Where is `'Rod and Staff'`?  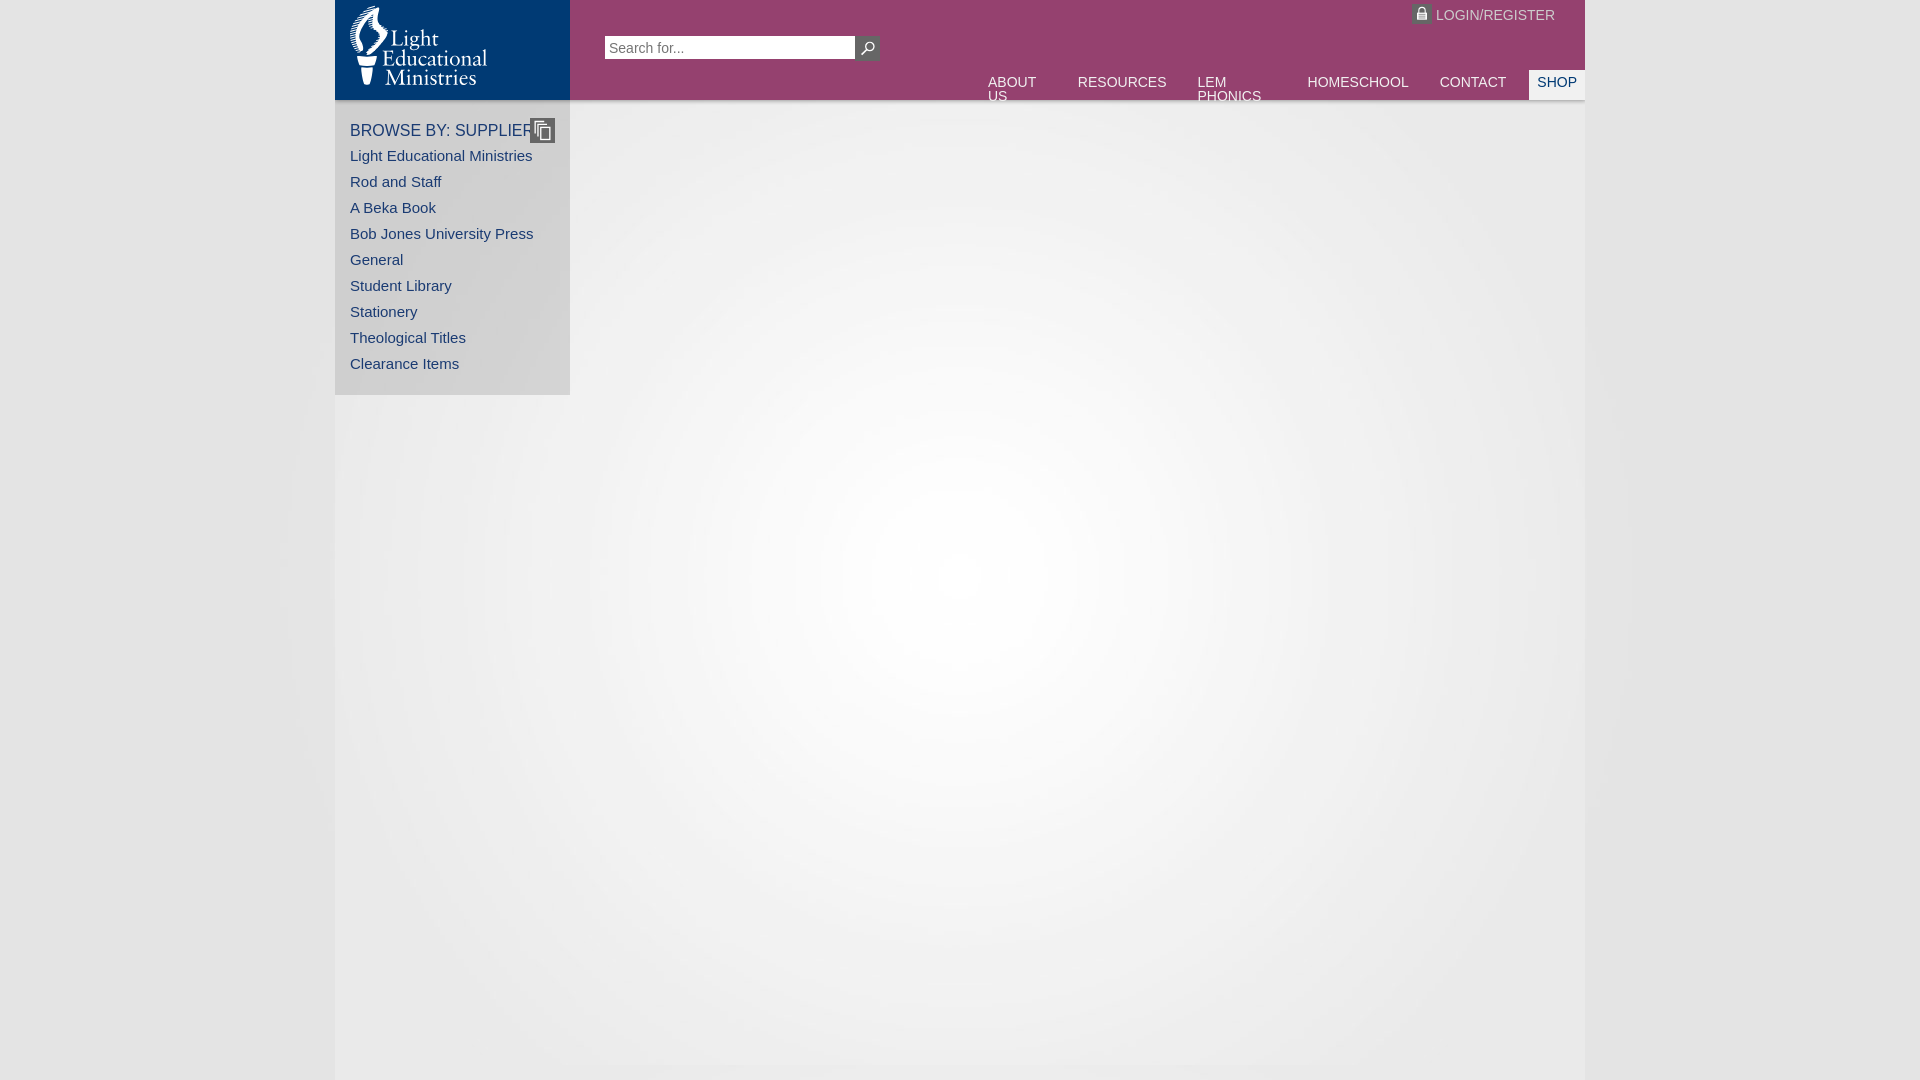 'Rod and Staff' is located at coordinates (395, 181).